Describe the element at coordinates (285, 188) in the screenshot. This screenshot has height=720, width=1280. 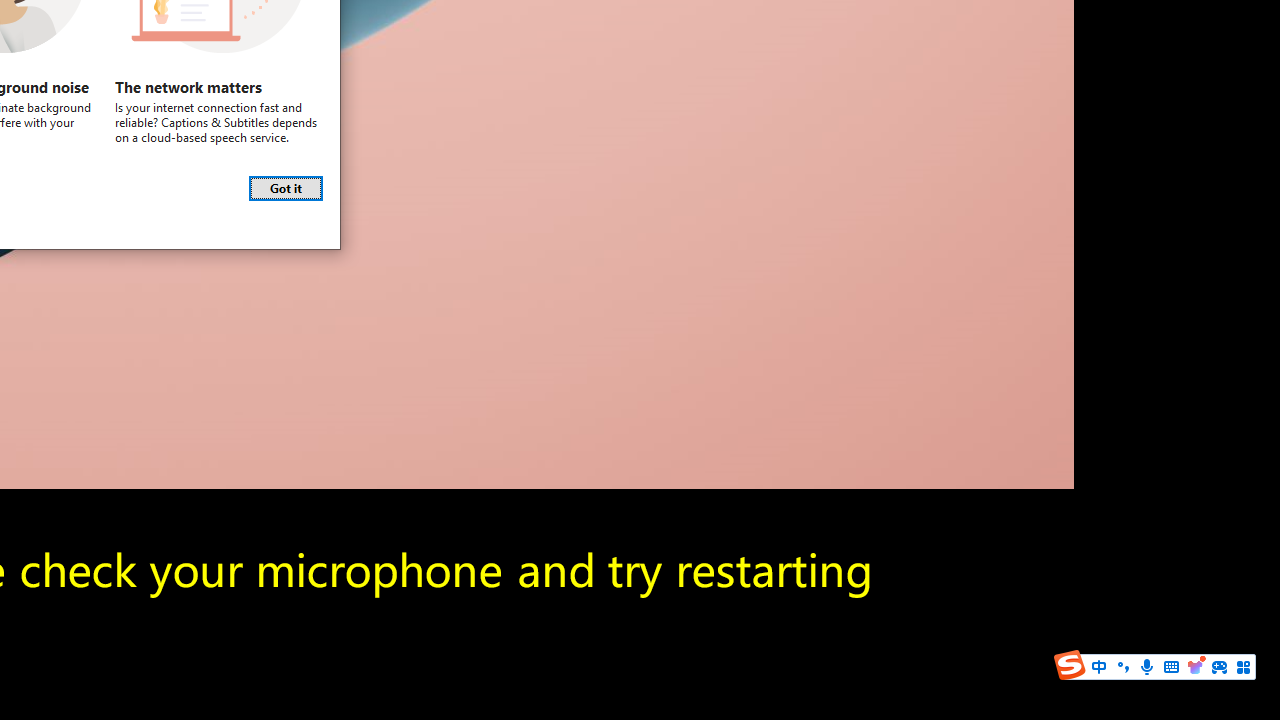
I see `'Got it'` at that location.